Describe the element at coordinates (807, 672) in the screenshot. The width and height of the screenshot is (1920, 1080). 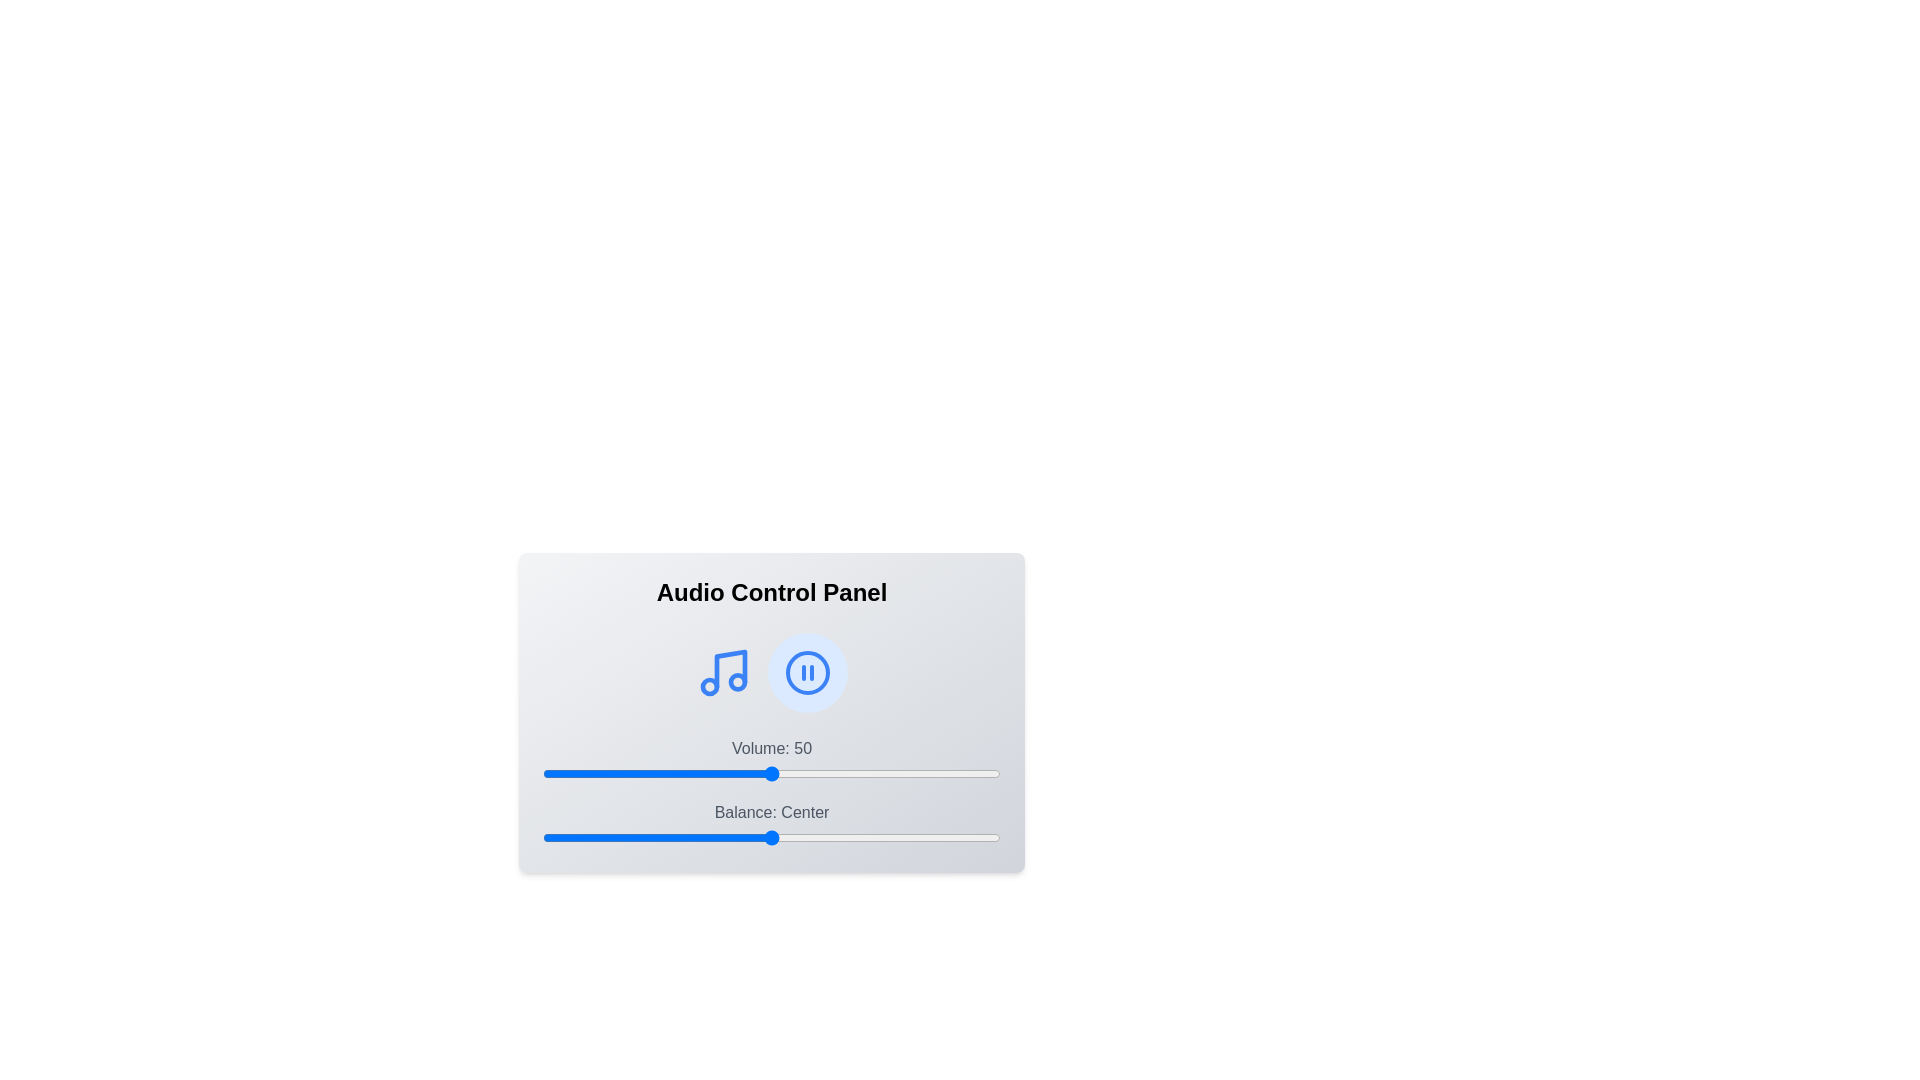
I see `the audio control icon button, which is the second icon in a horizontal group of icons with a light-blue background, located` at that location.